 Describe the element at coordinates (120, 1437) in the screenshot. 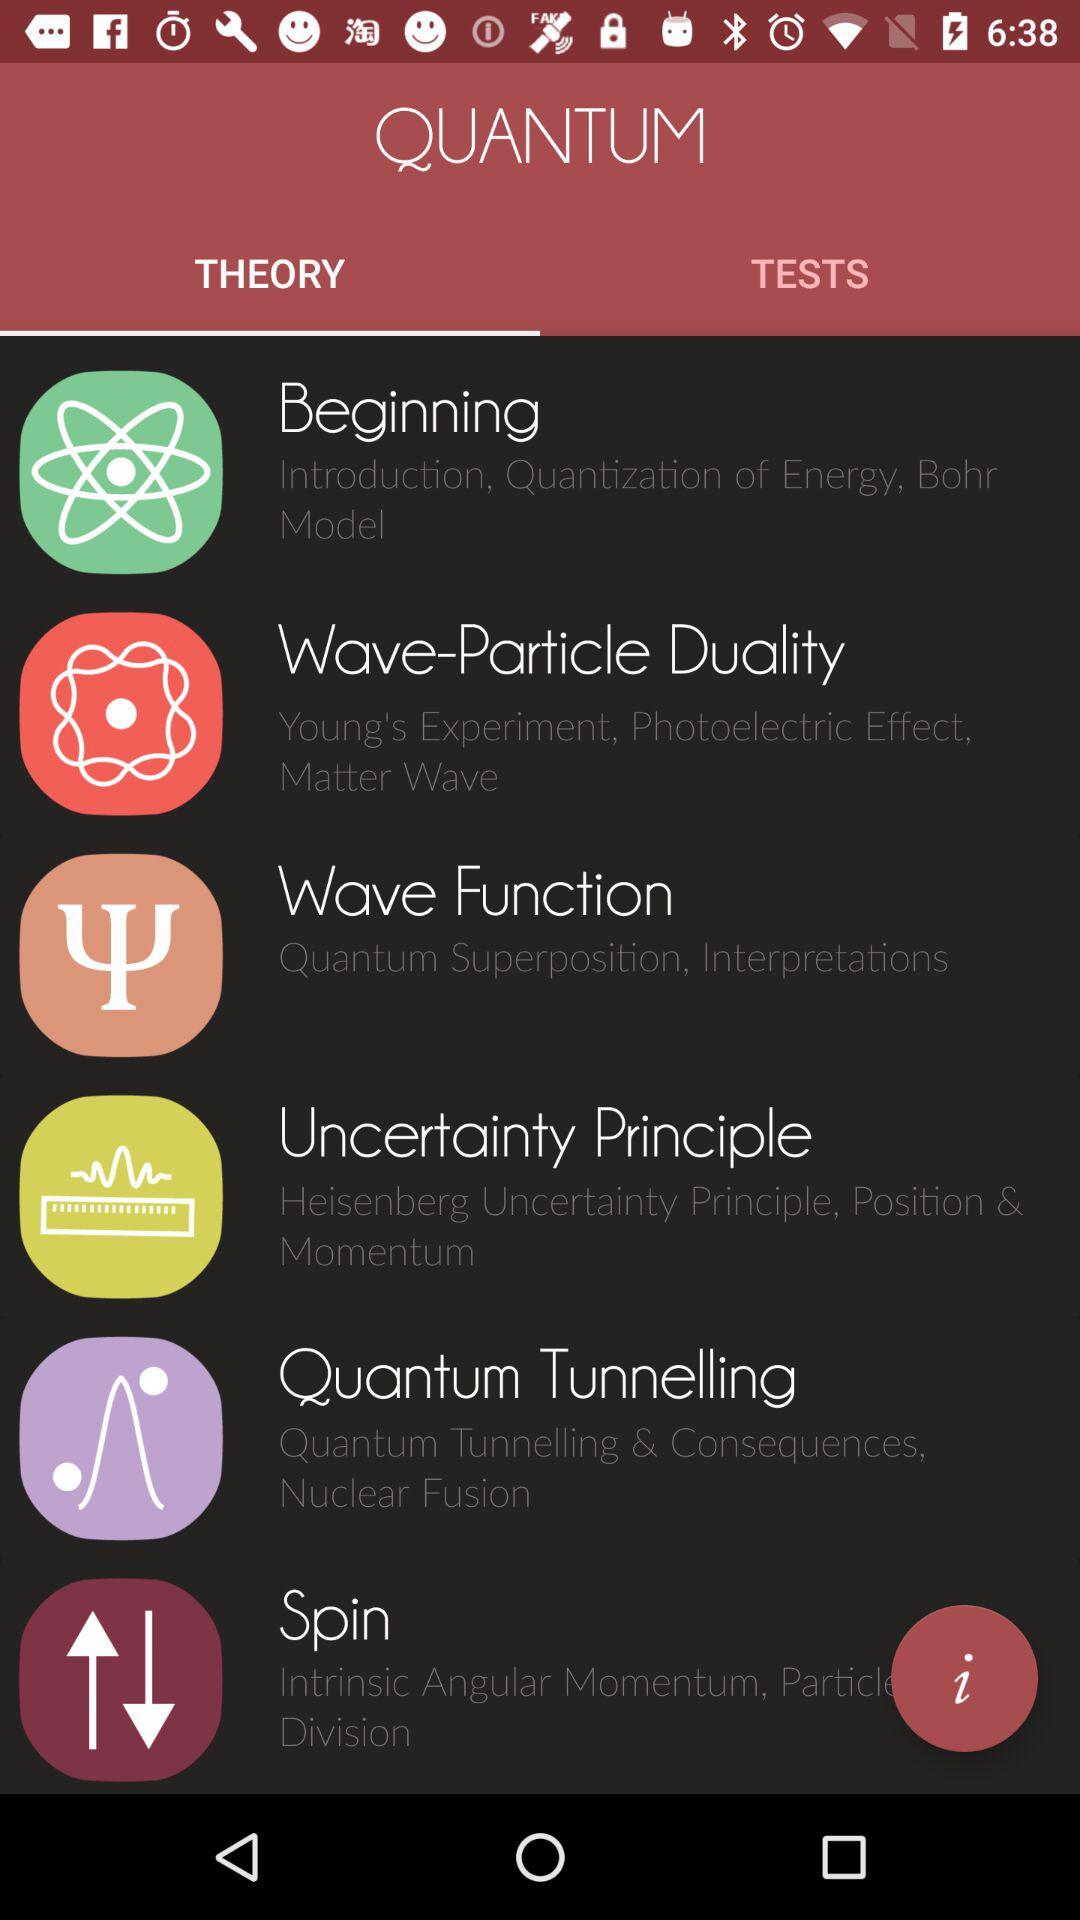

I see `item to the left of quantum tunnelling` at that location.